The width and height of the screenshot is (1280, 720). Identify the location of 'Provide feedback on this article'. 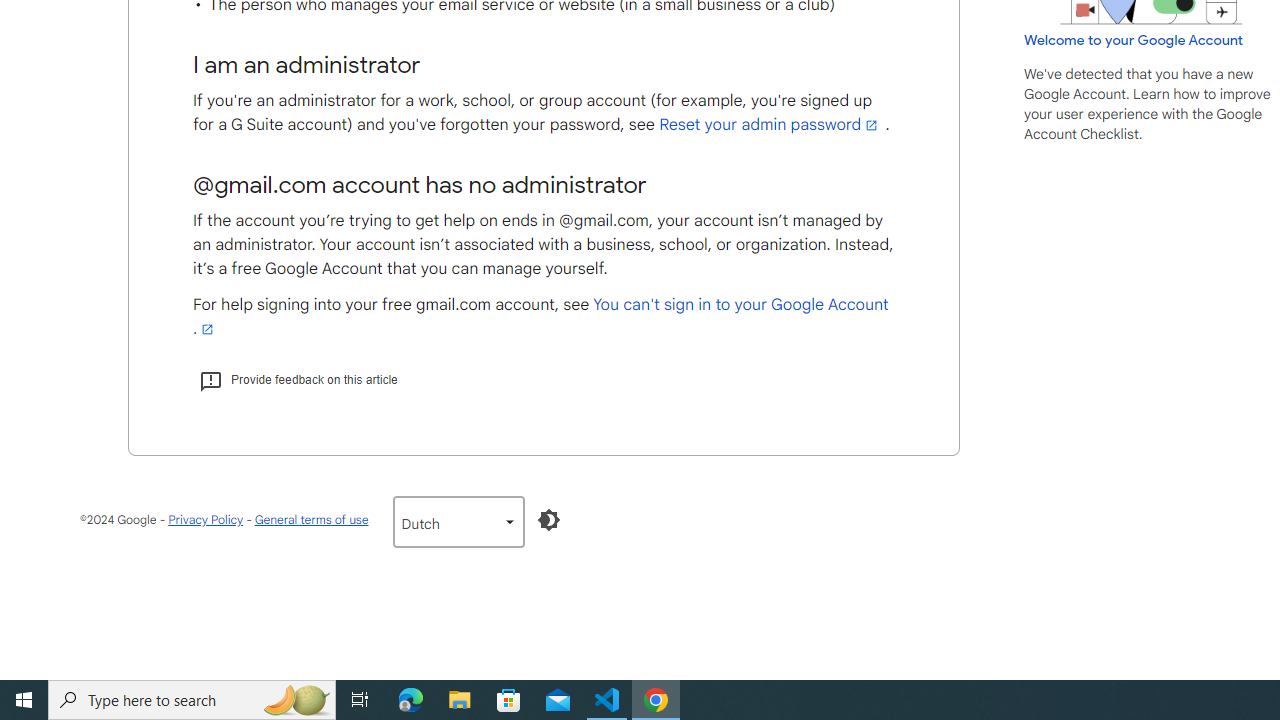
(297, 379).